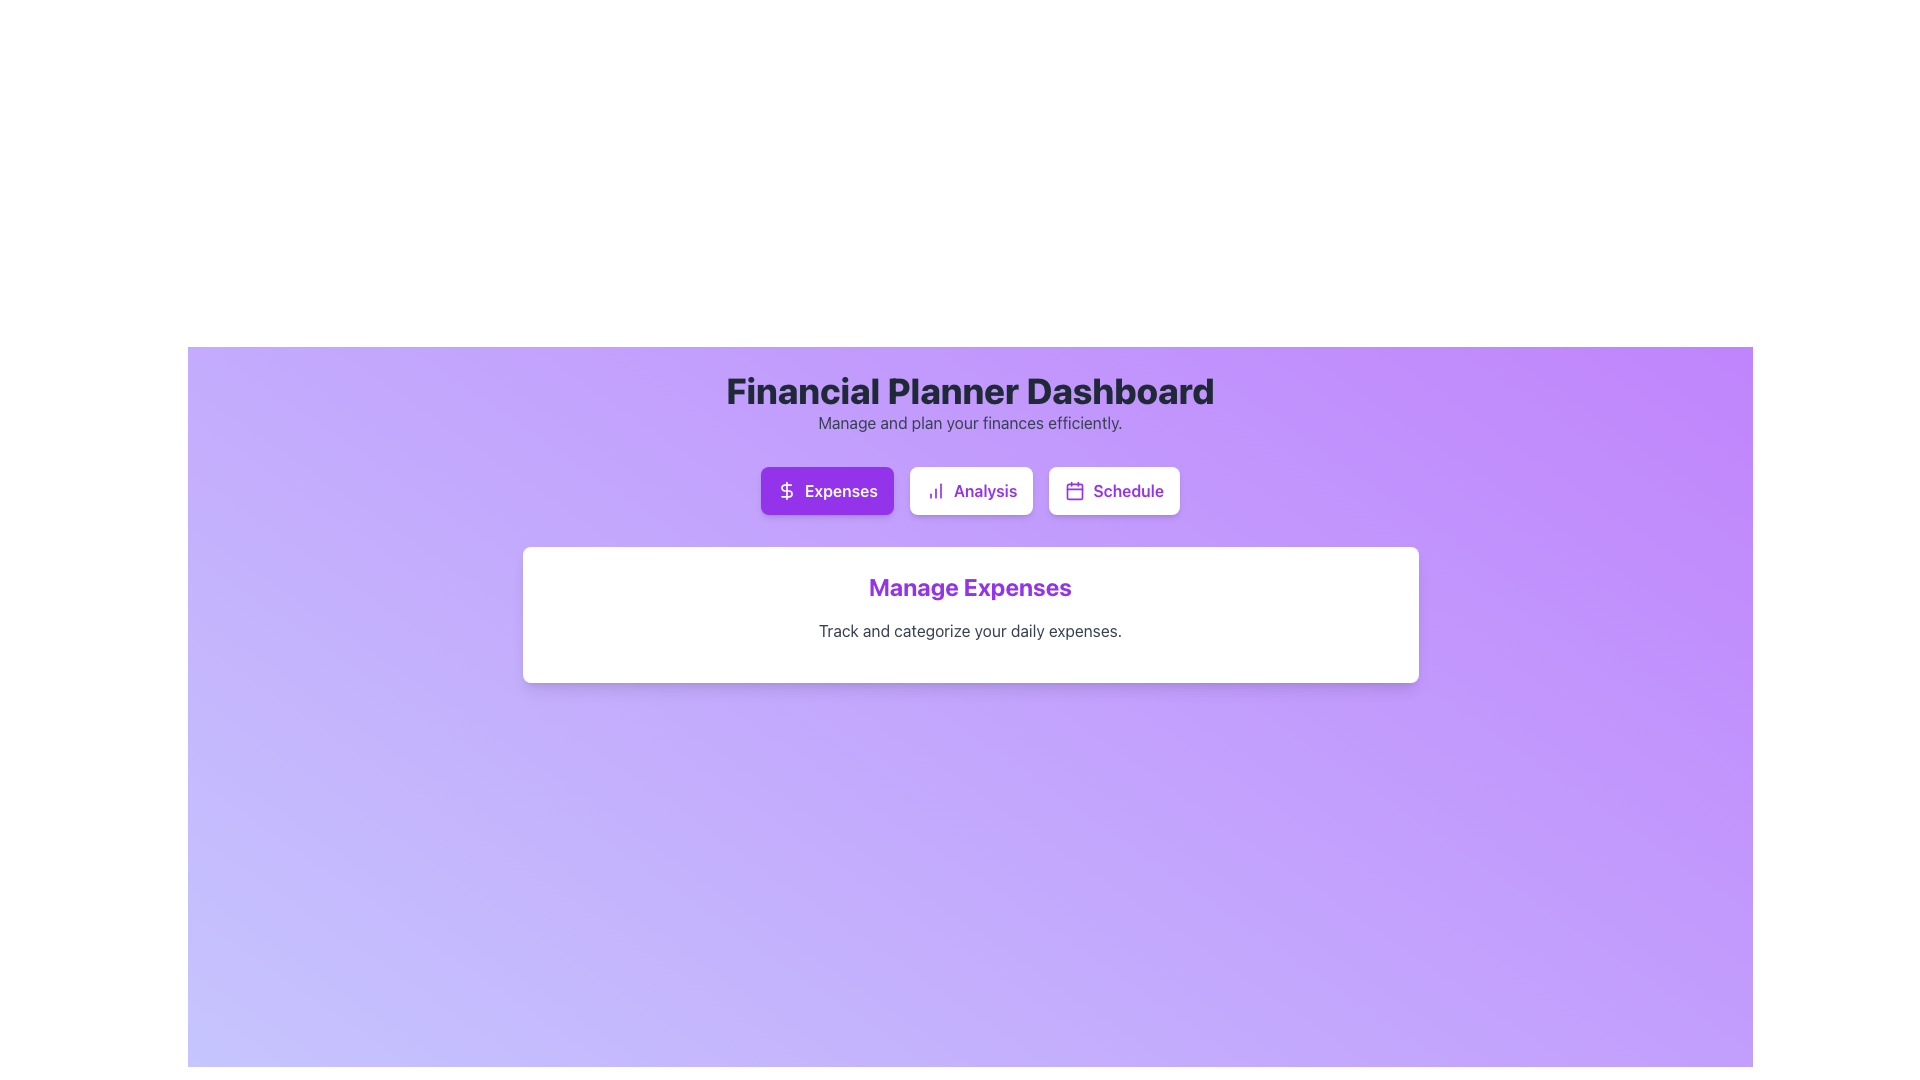 The width and height of the screenshot is (1920, 1080). I want to click on the button located at the rightmost position in the horizontal row of buttons under the text 'Financial Planner Dashboard', which is the third button preceded by 'Expenses' and 'Analysis', so click(1112, 490).